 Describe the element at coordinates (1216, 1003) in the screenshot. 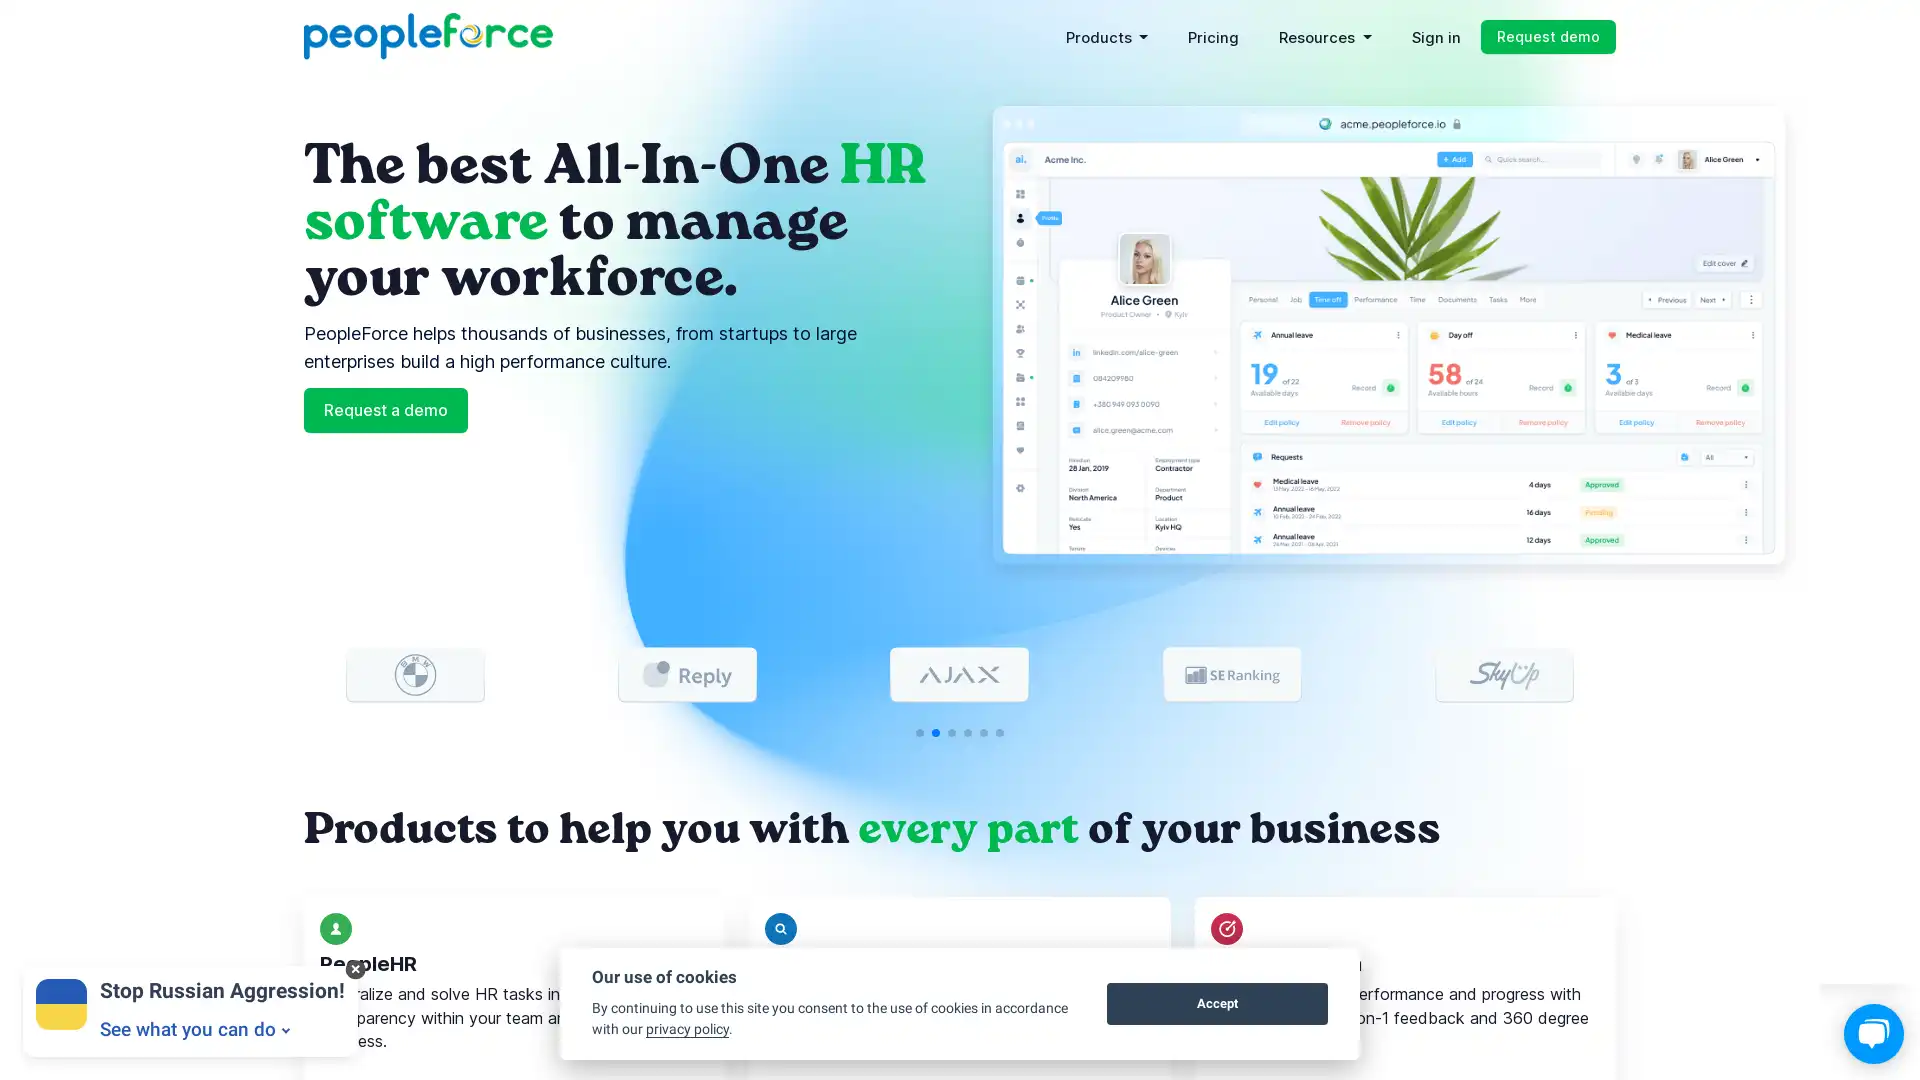

I see `Accept` at that location.